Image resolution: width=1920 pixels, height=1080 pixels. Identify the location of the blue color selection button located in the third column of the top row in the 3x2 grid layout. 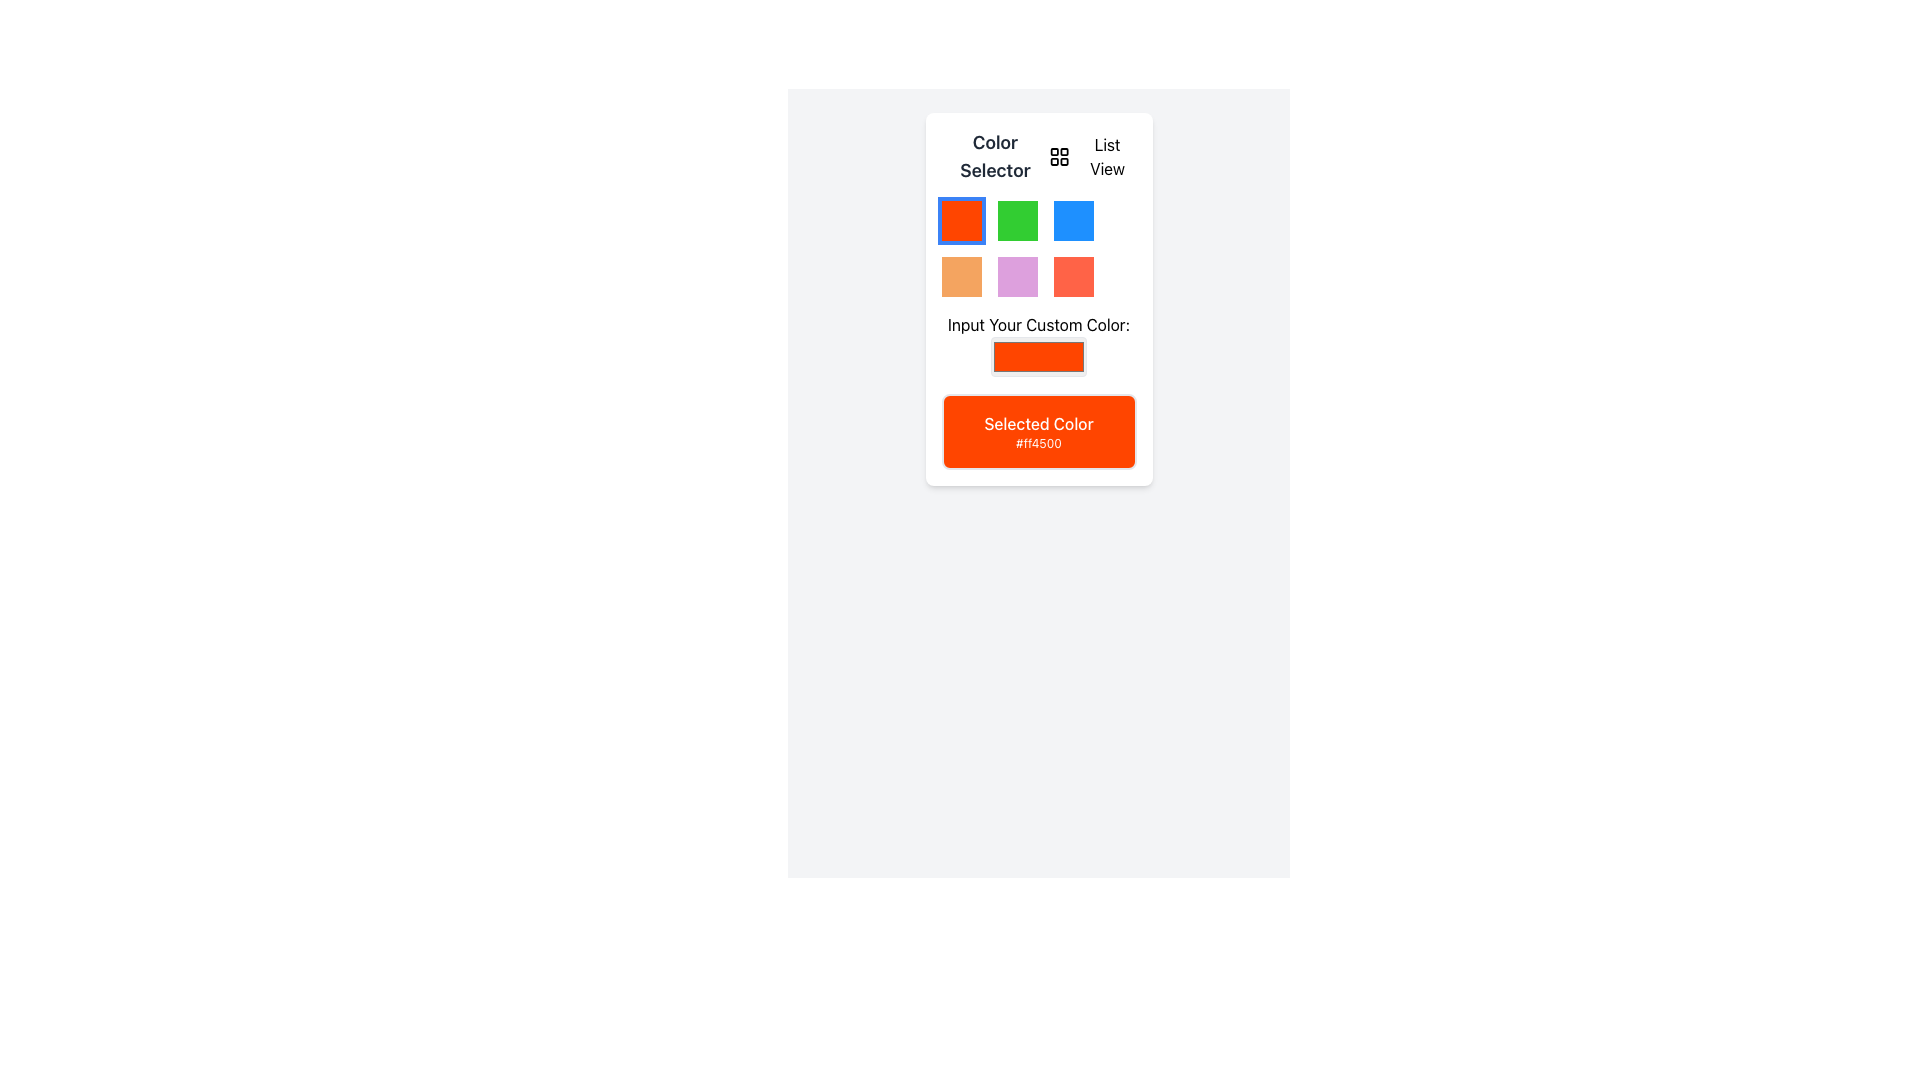
(1072, 220).